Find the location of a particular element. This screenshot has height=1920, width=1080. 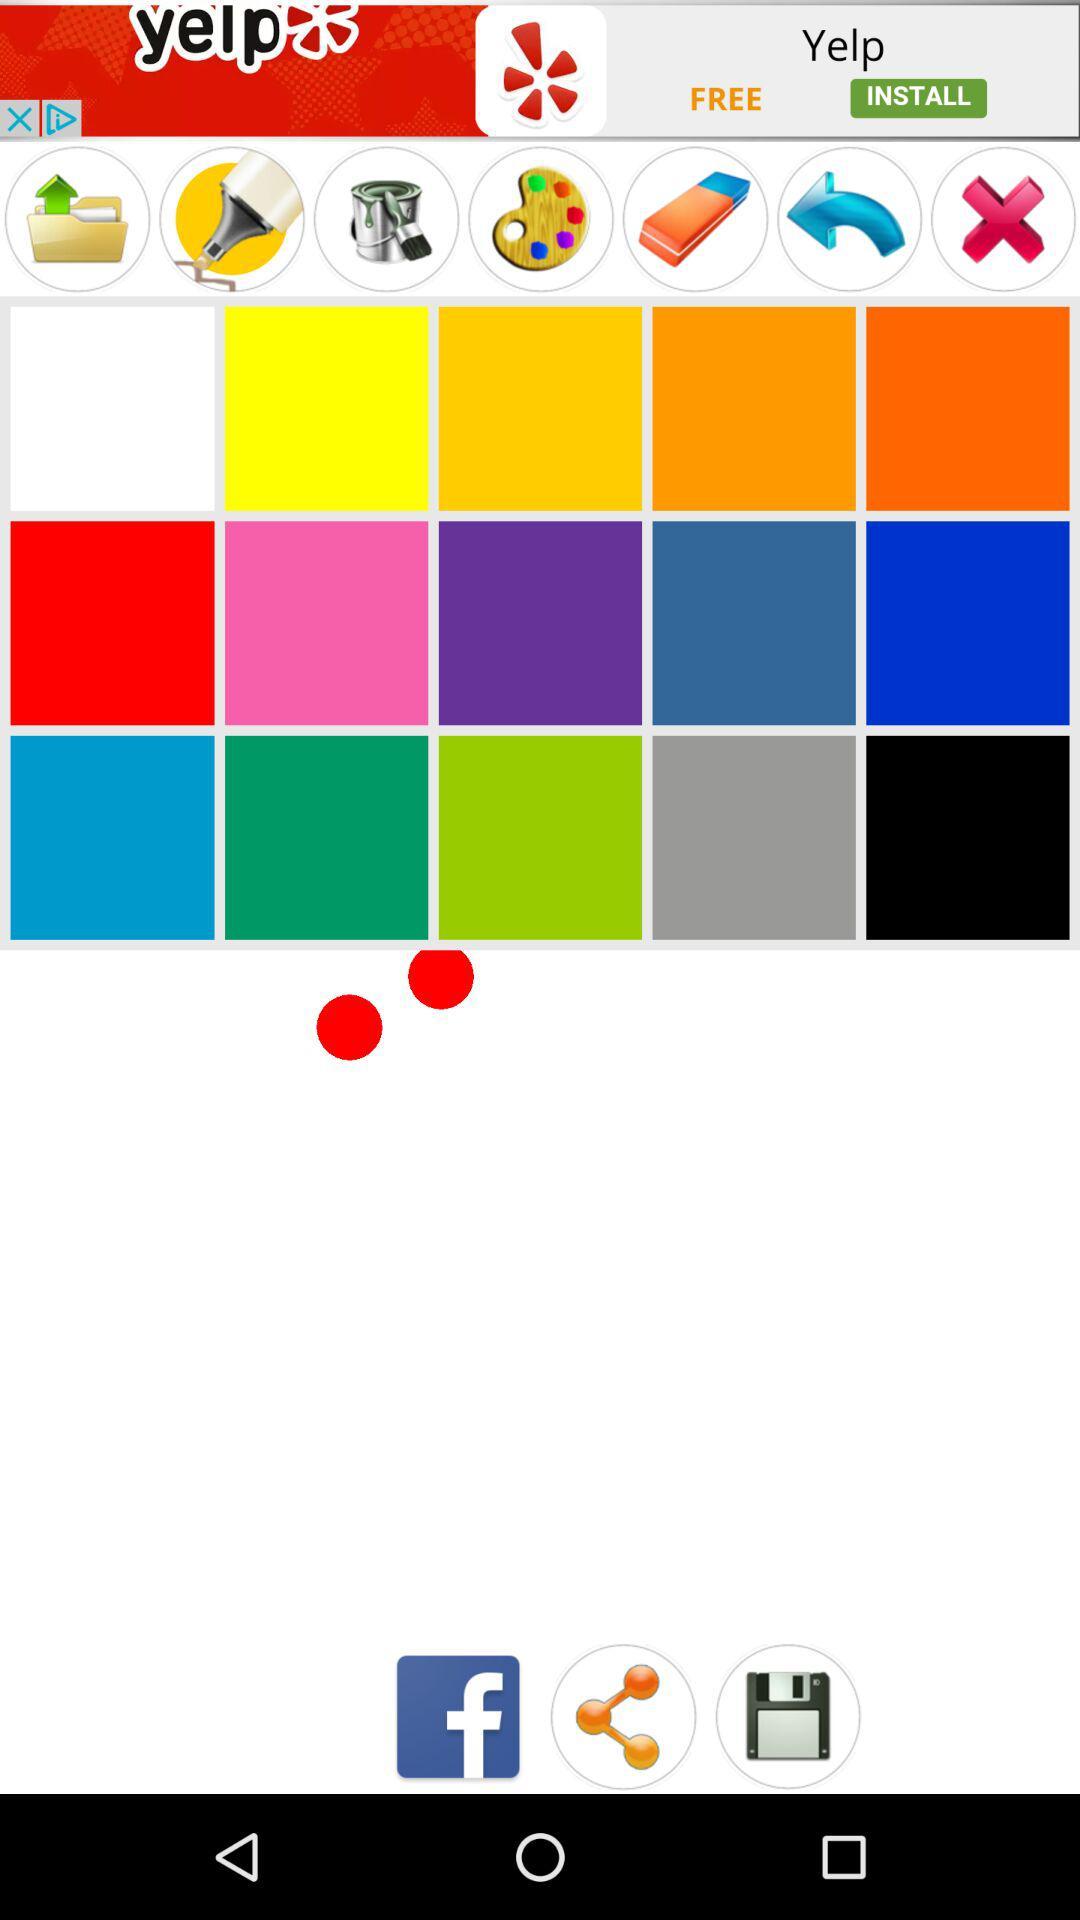

undo is located at coordinates (849, 219).